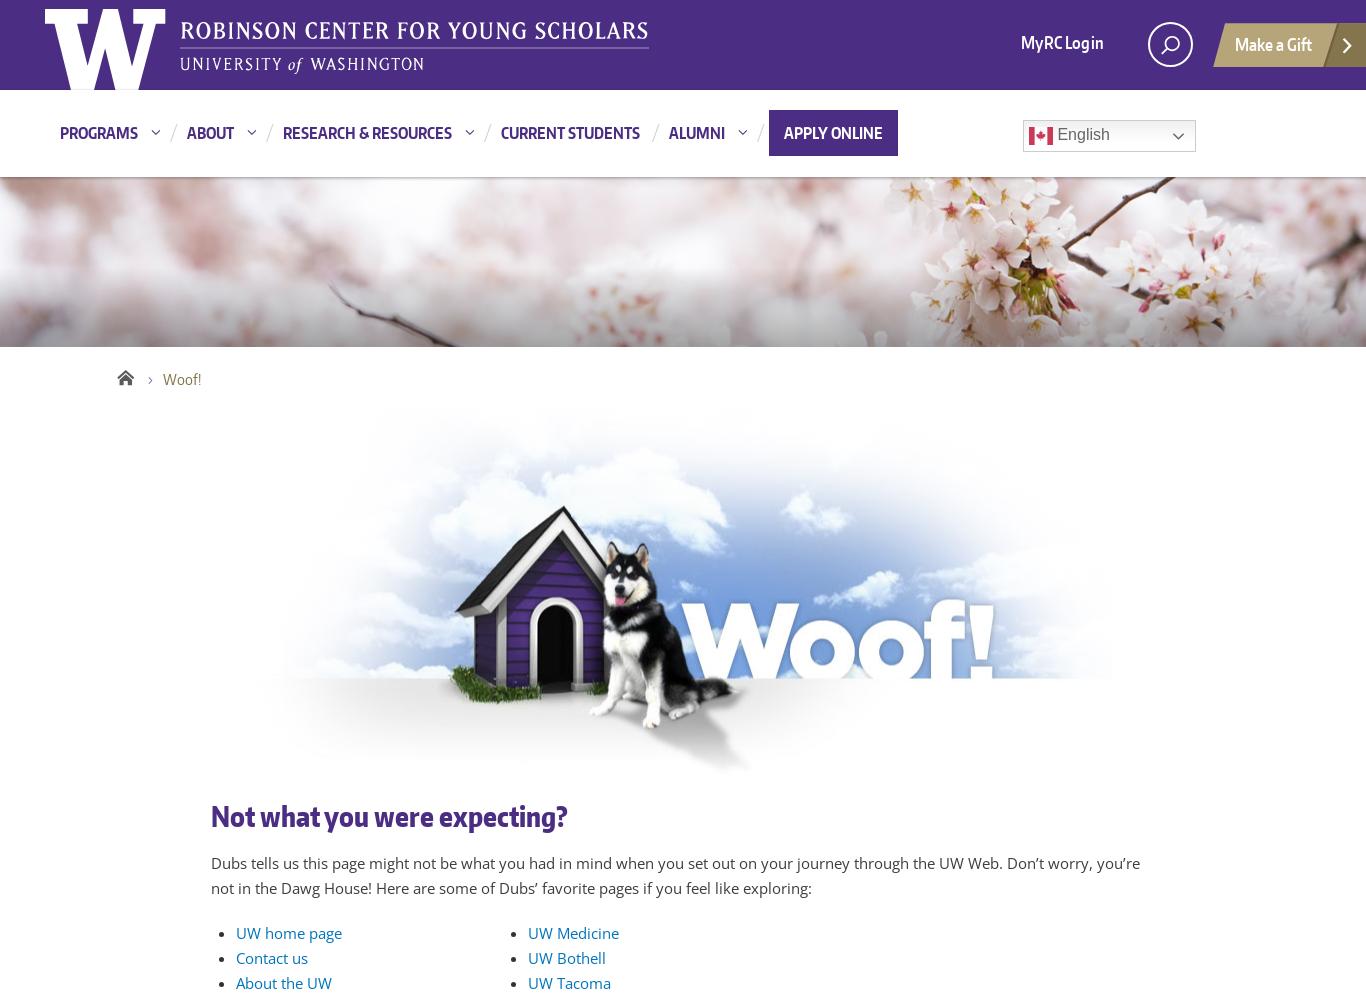 The image size is (1366, 1000). I want to click on 'About', so click(209, 133).